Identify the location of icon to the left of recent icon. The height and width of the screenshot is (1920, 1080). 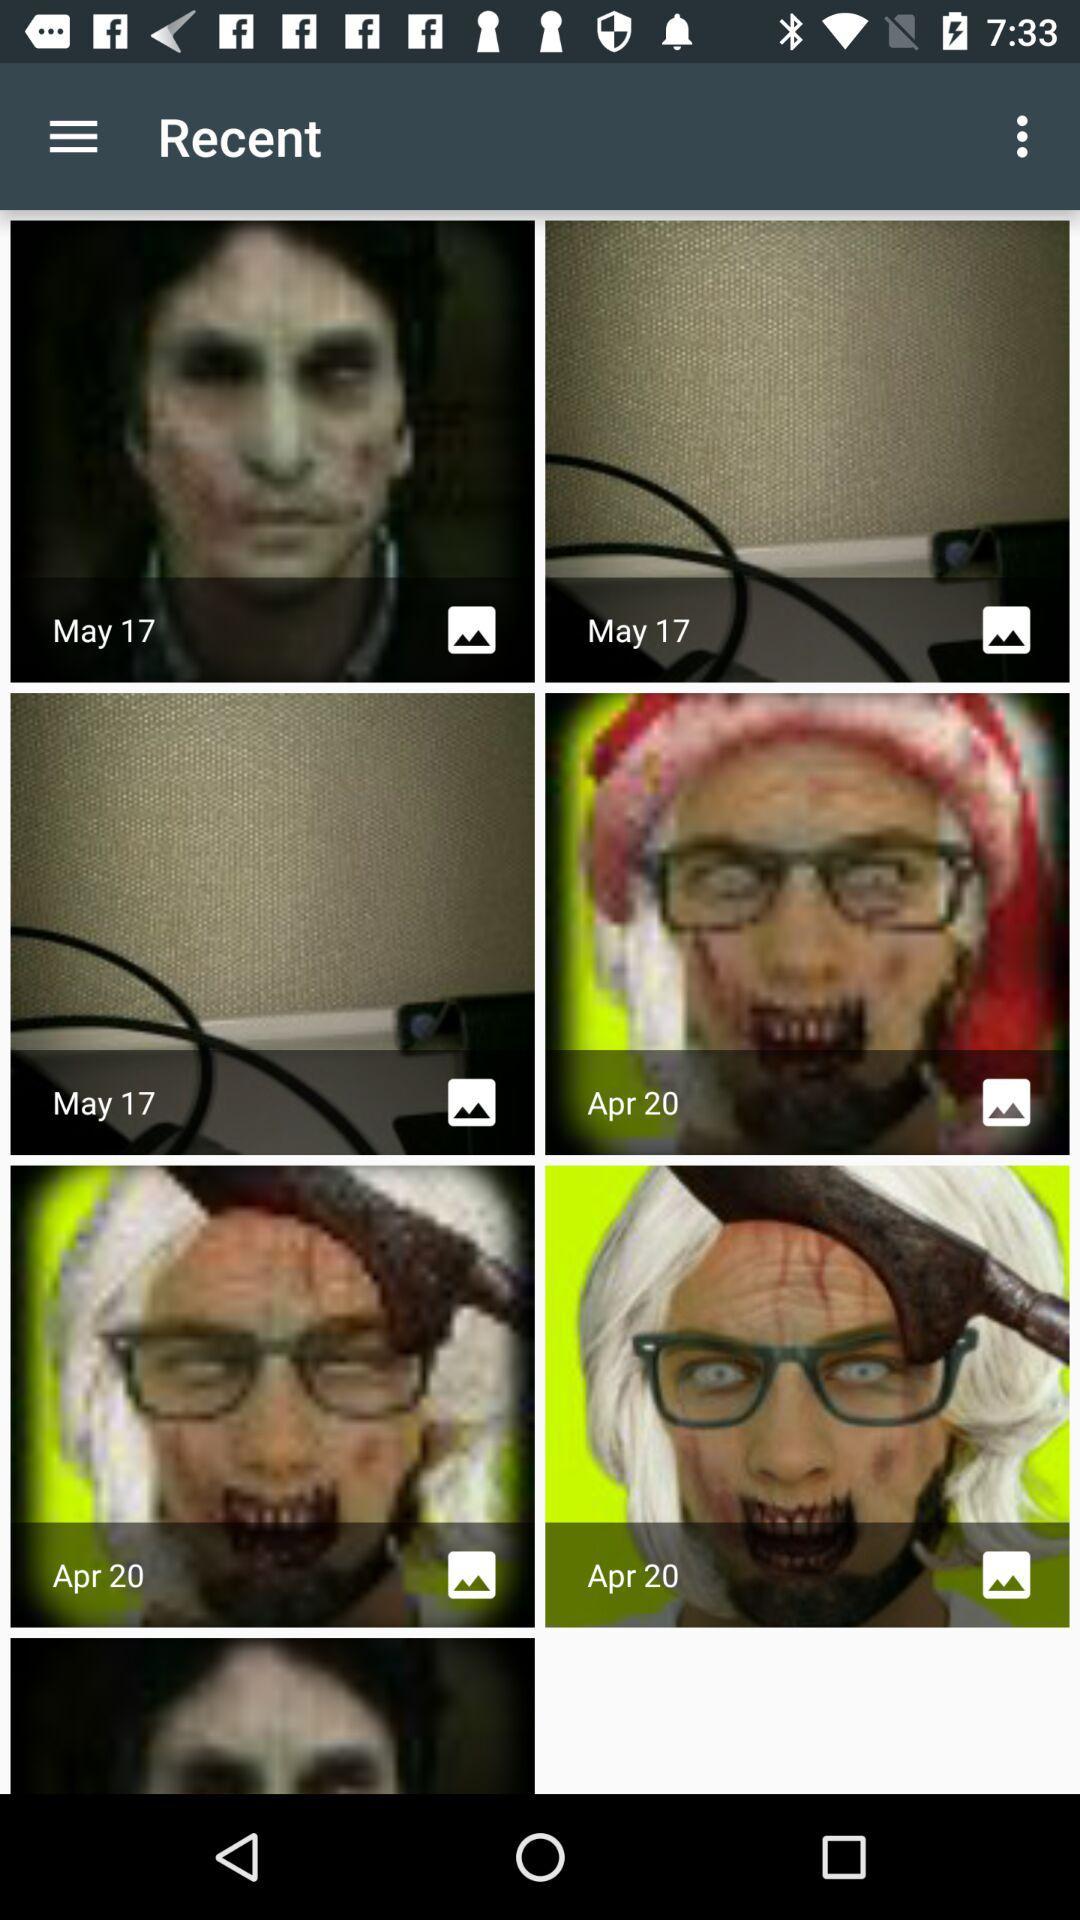
(72, 135).